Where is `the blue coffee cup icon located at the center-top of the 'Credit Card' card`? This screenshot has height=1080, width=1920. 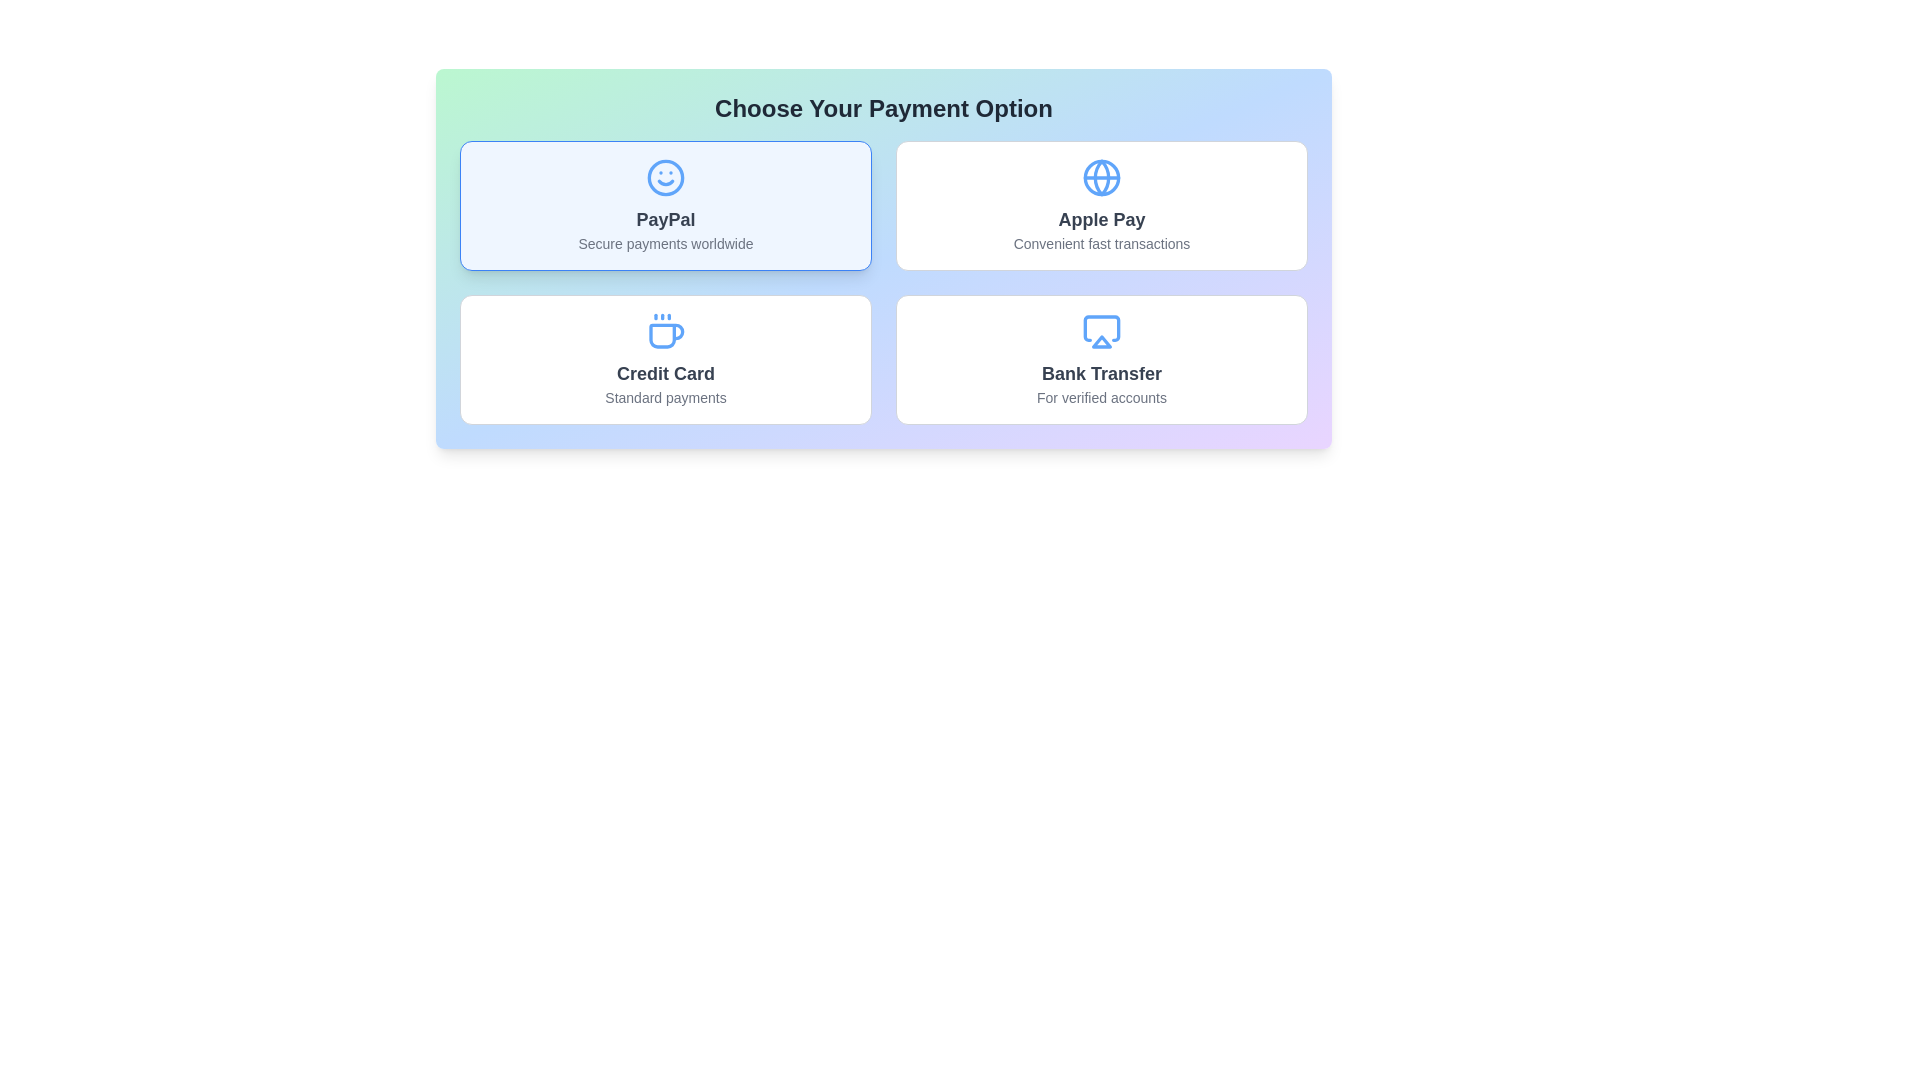
the blue coffee cup icon located at the center-top of the 'Credit Card' card is located at coordinates (666, 330).